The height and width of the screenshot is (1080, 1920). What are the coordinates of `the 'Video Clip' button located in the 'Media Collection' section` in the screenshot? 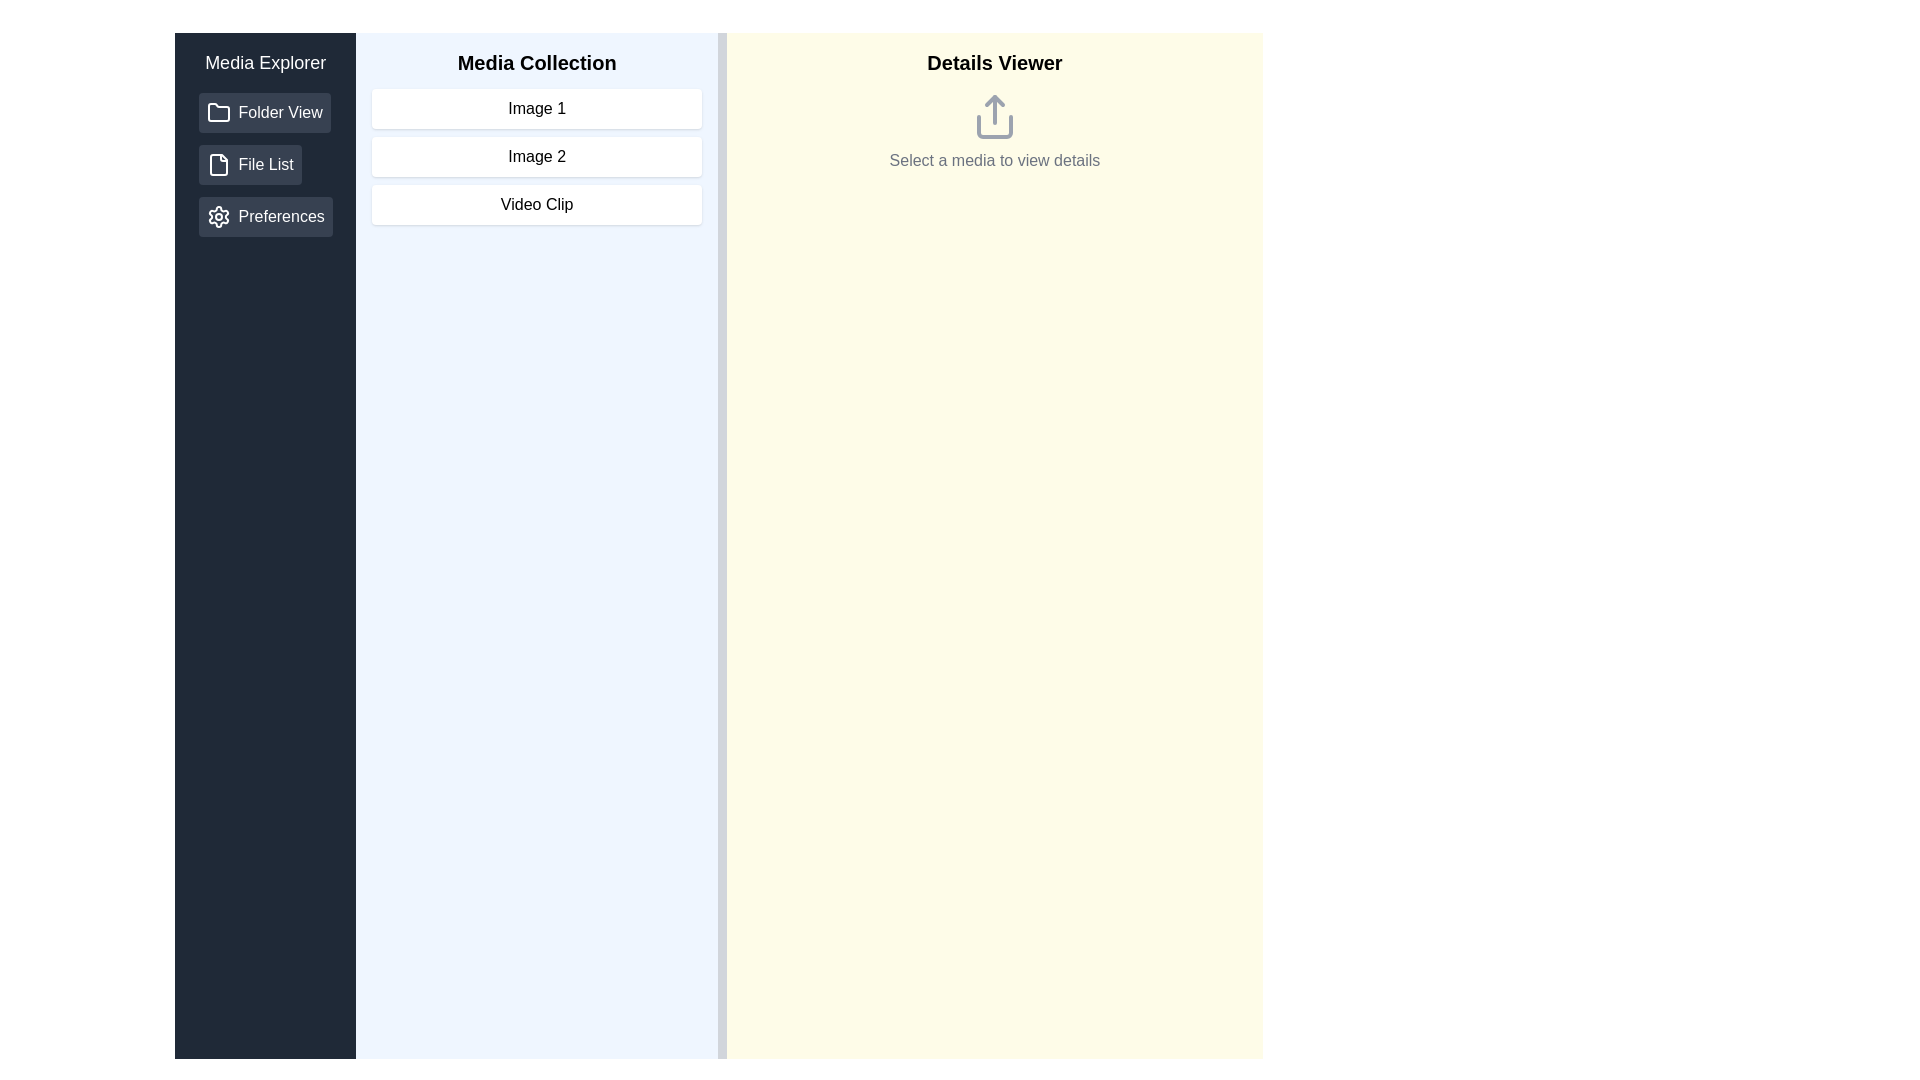 It's located at (537, 204).